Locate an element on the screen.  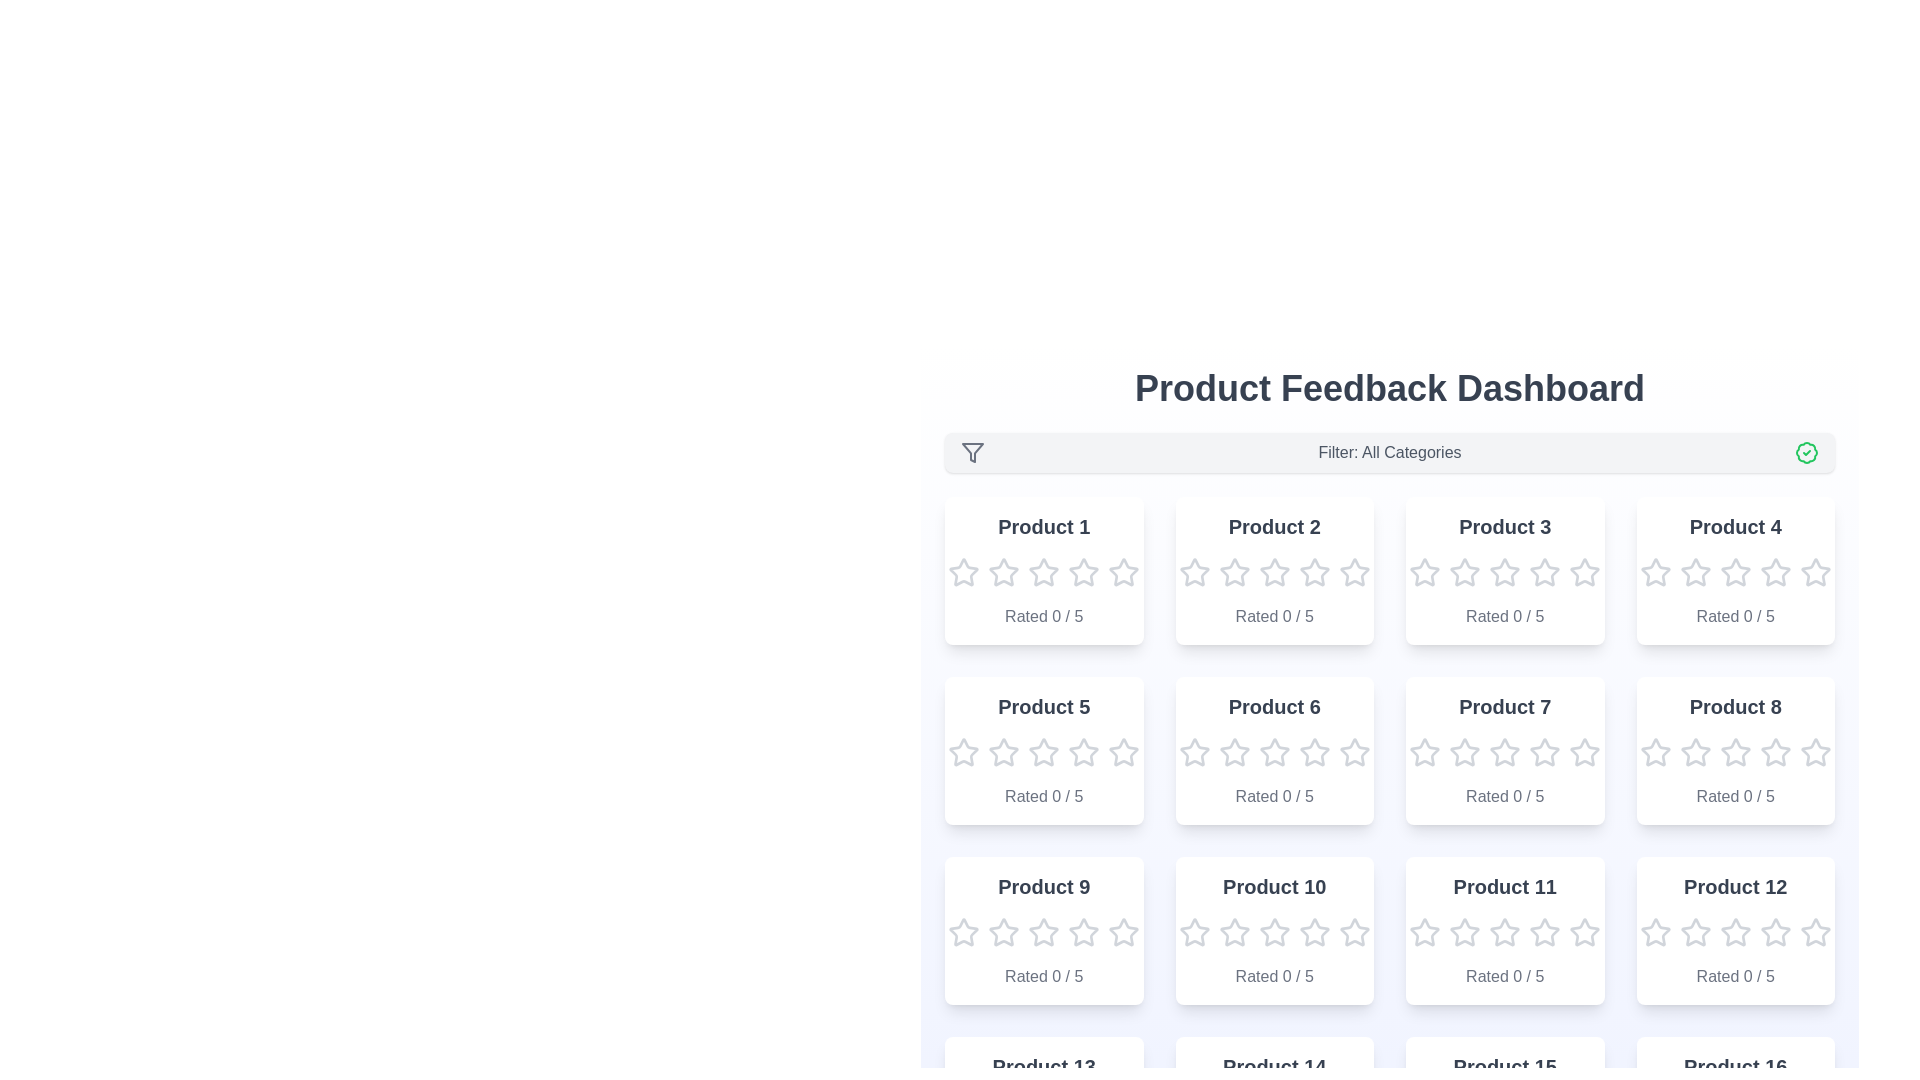
the header text 'Product Feedback Dashboard' to select or copy it is located at coordinates (1389, 389).